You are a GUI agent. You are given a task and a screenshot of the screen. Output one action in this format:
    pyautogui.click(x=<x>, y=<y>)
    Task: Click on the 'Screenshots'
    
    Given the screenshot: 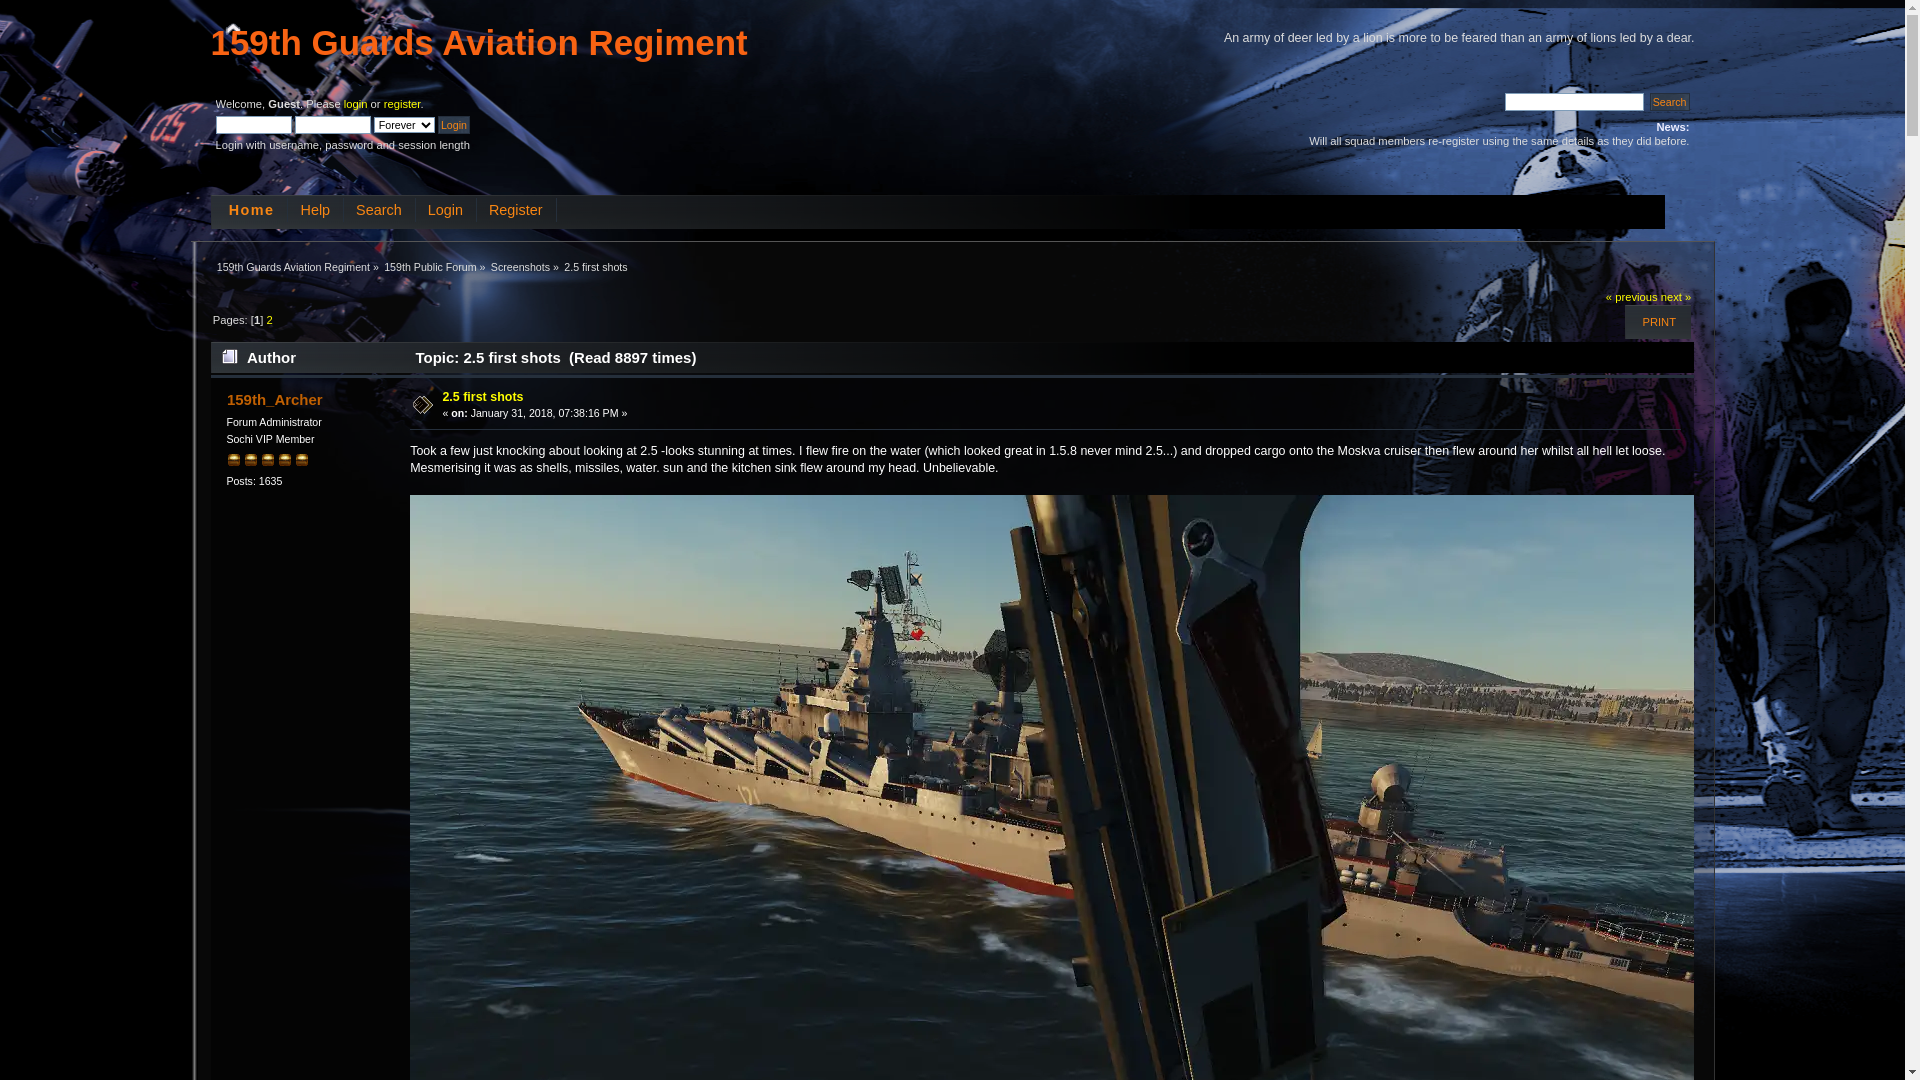 What is the action you would take?
    pyautogui.click(x=520, y=265)
    